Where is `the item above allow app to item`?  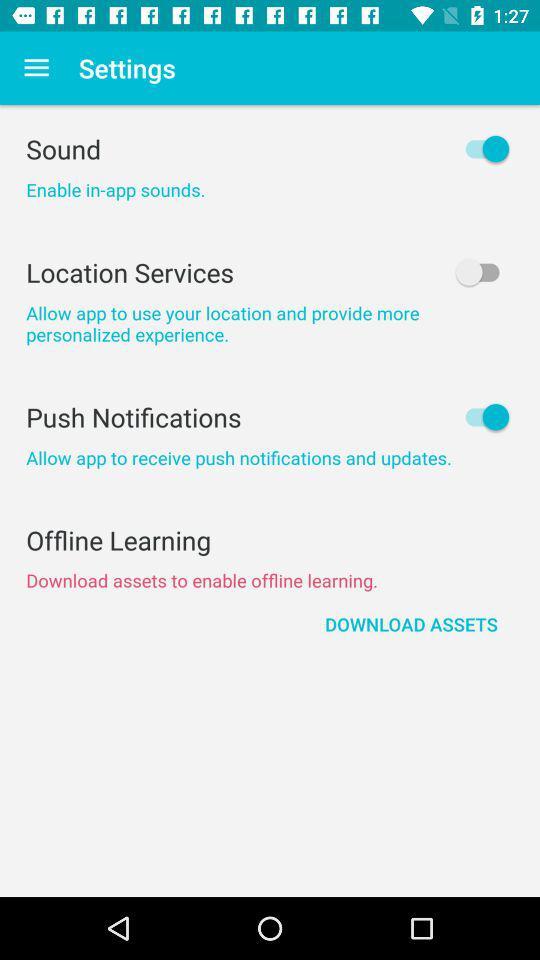 the item above allow app to item is located at coordinates (270, 271).